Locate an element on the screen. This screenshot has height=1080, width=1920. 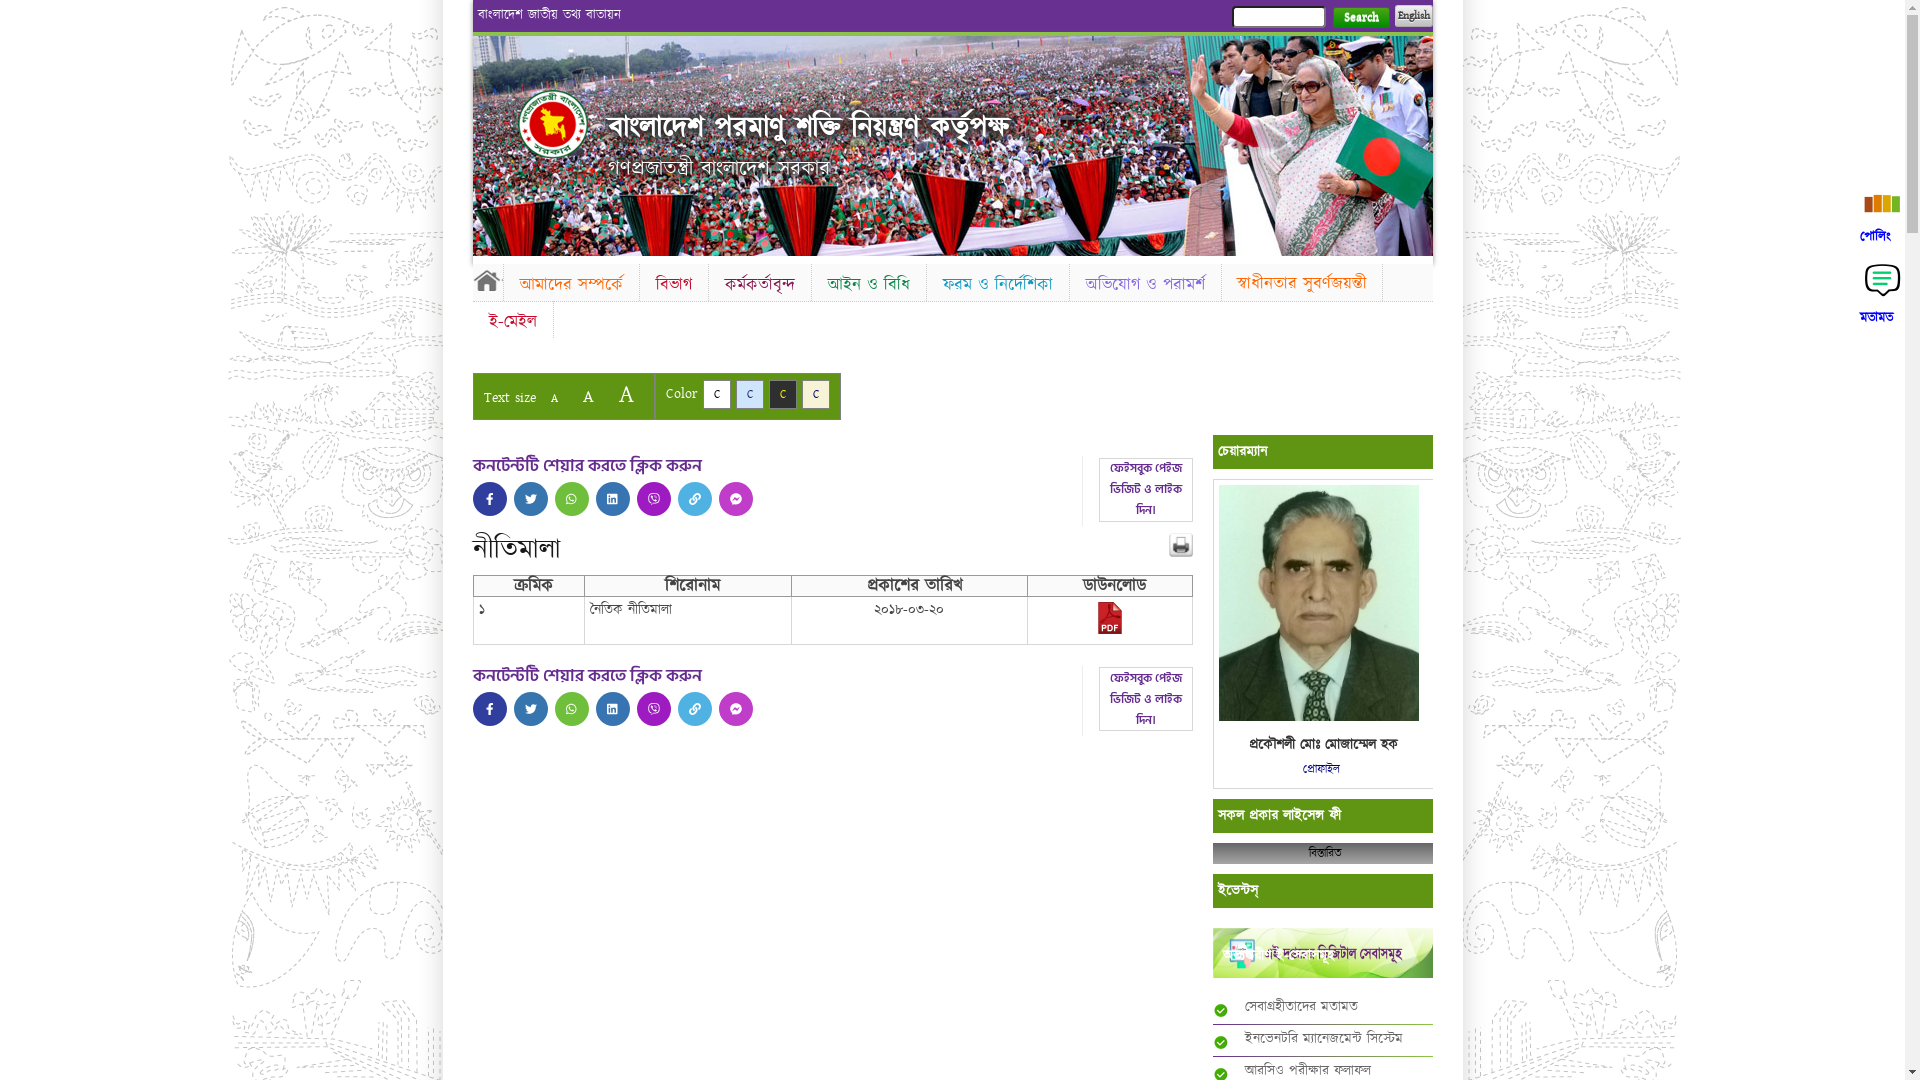
'C' is located at coordinates (701, 394).